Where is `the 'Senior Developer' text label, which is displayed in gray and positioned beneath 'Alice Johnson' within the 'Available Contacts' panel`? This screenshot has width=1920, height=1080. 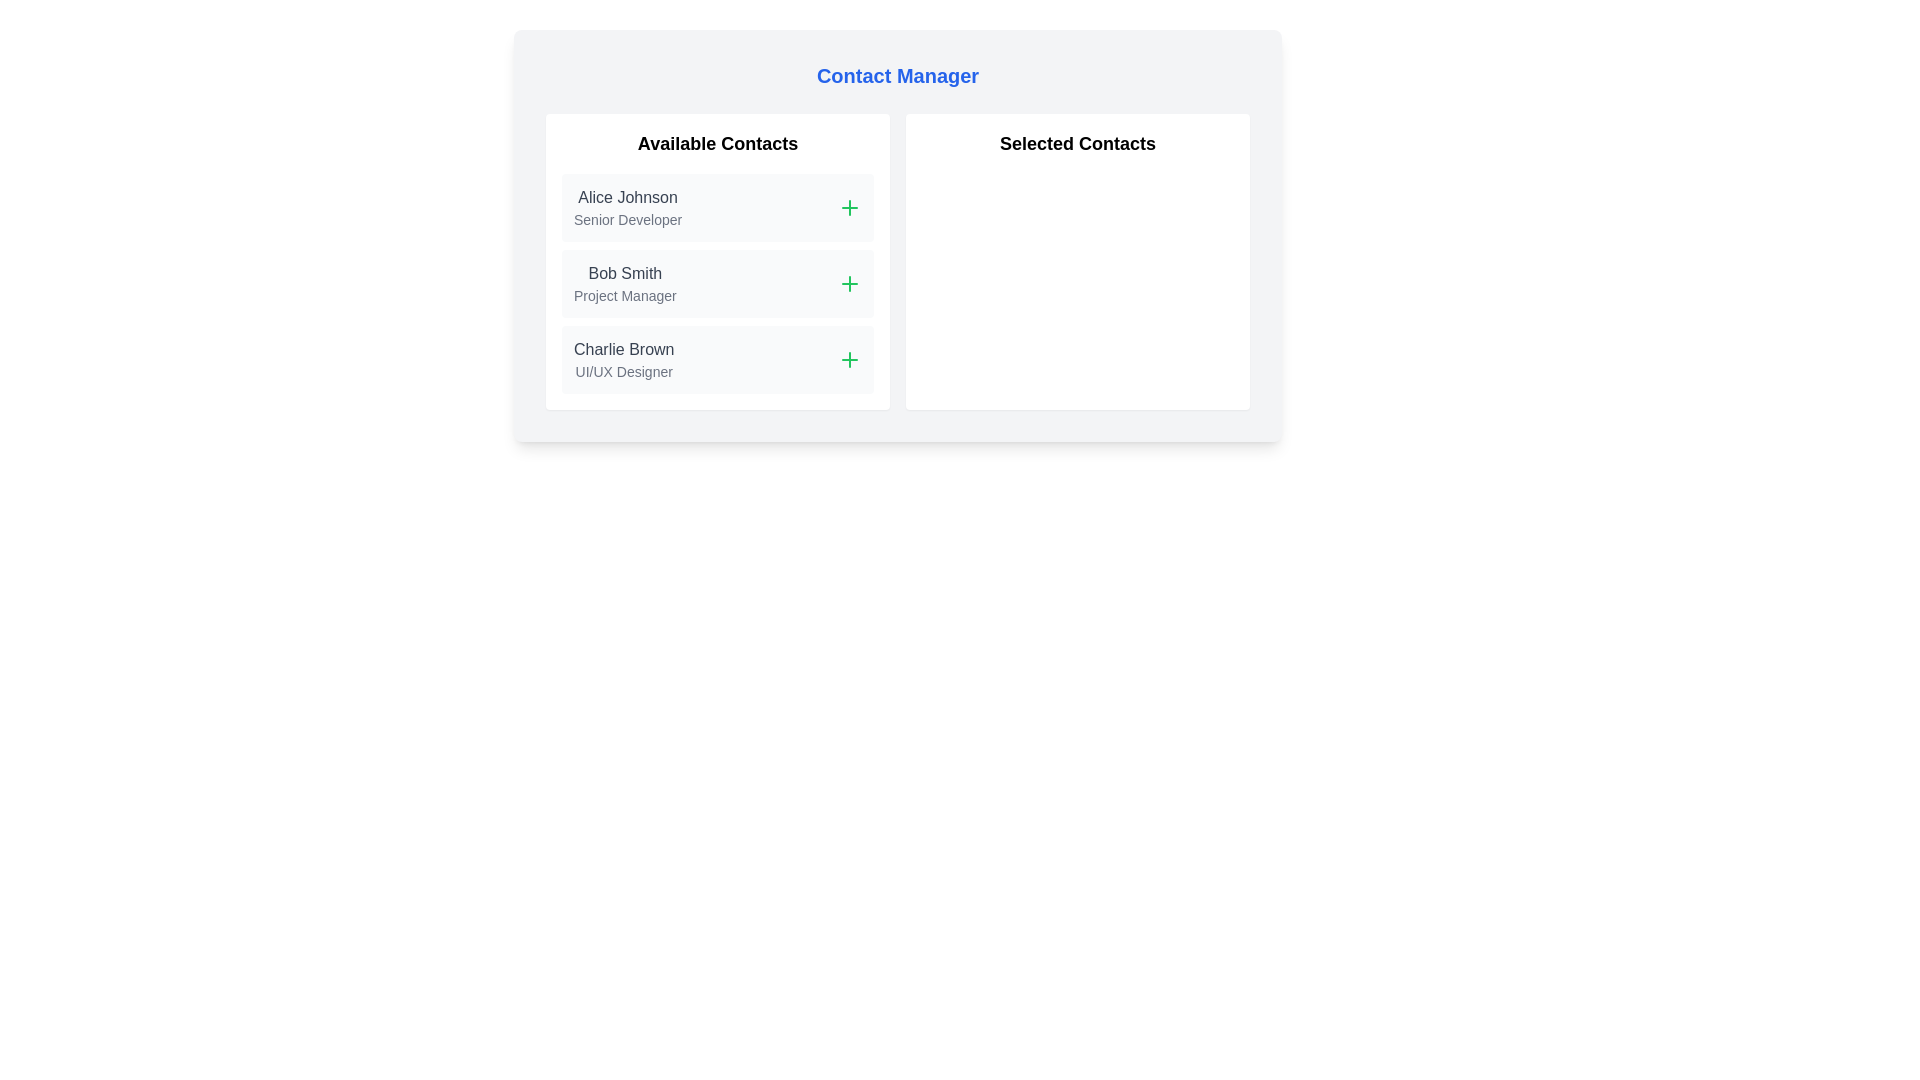 the 'Senior Developer' text label, which is displayed in gray and positioned beneath 'Alice Johnson' within the 'Available Contacts' panel is located at coordinates (627, 219).